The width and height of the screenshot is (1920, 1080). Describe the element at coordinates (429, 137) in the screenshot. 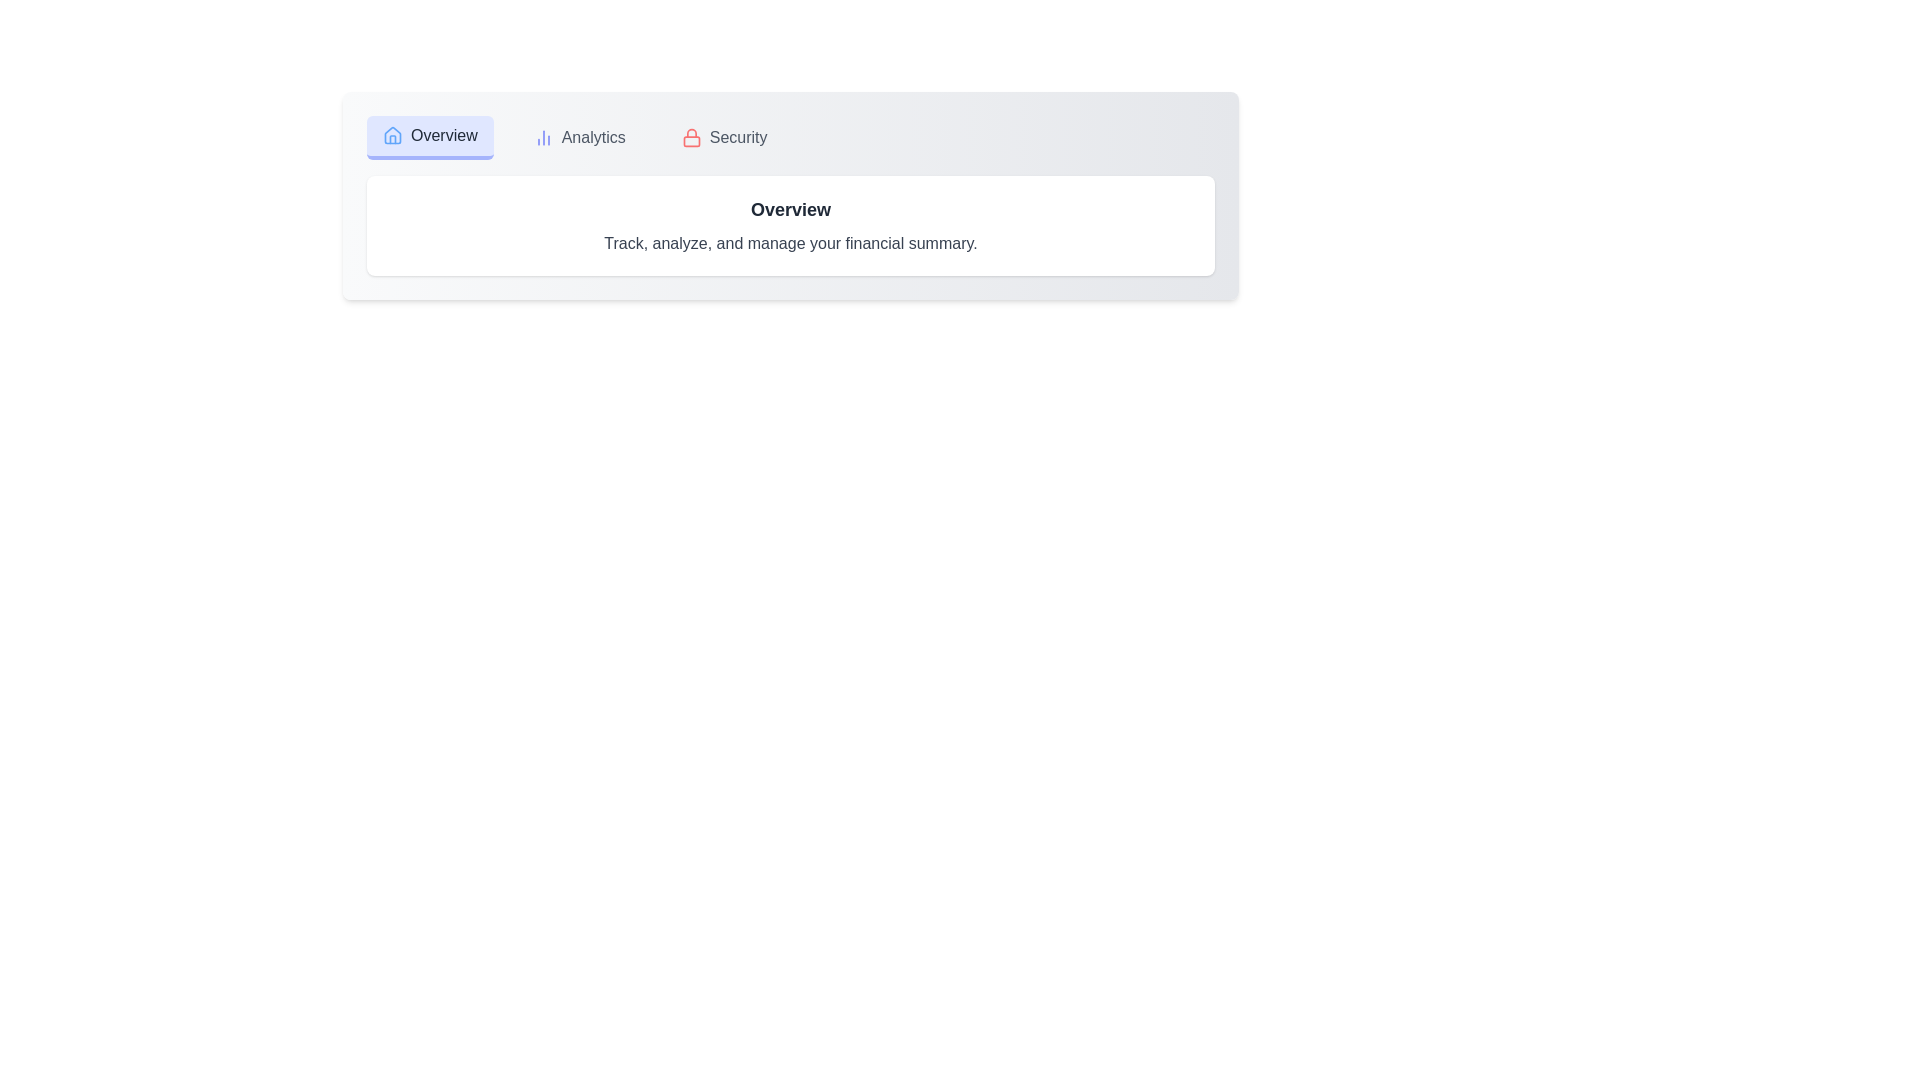

I see `the Overview tab` at that location.